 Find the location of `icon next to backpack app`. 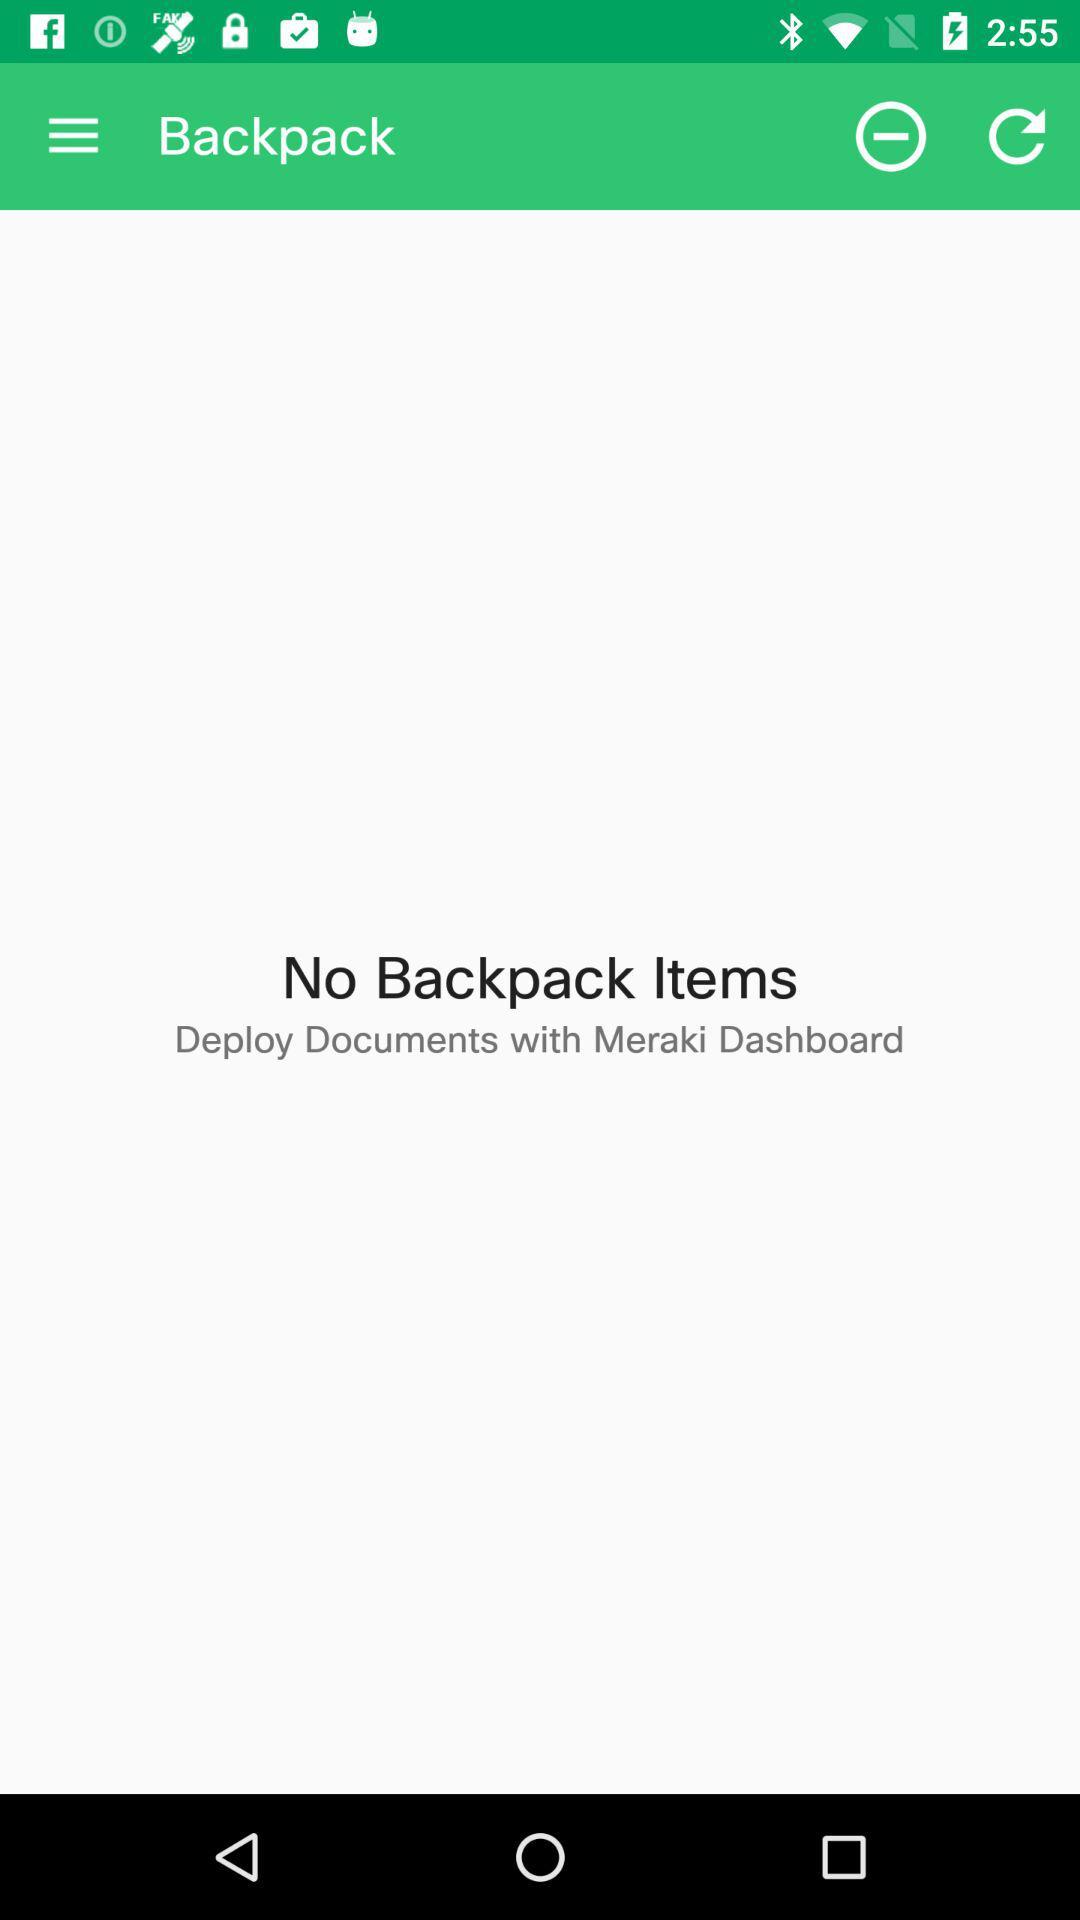

icon next to backpack app is located at coordinates (890, 135).